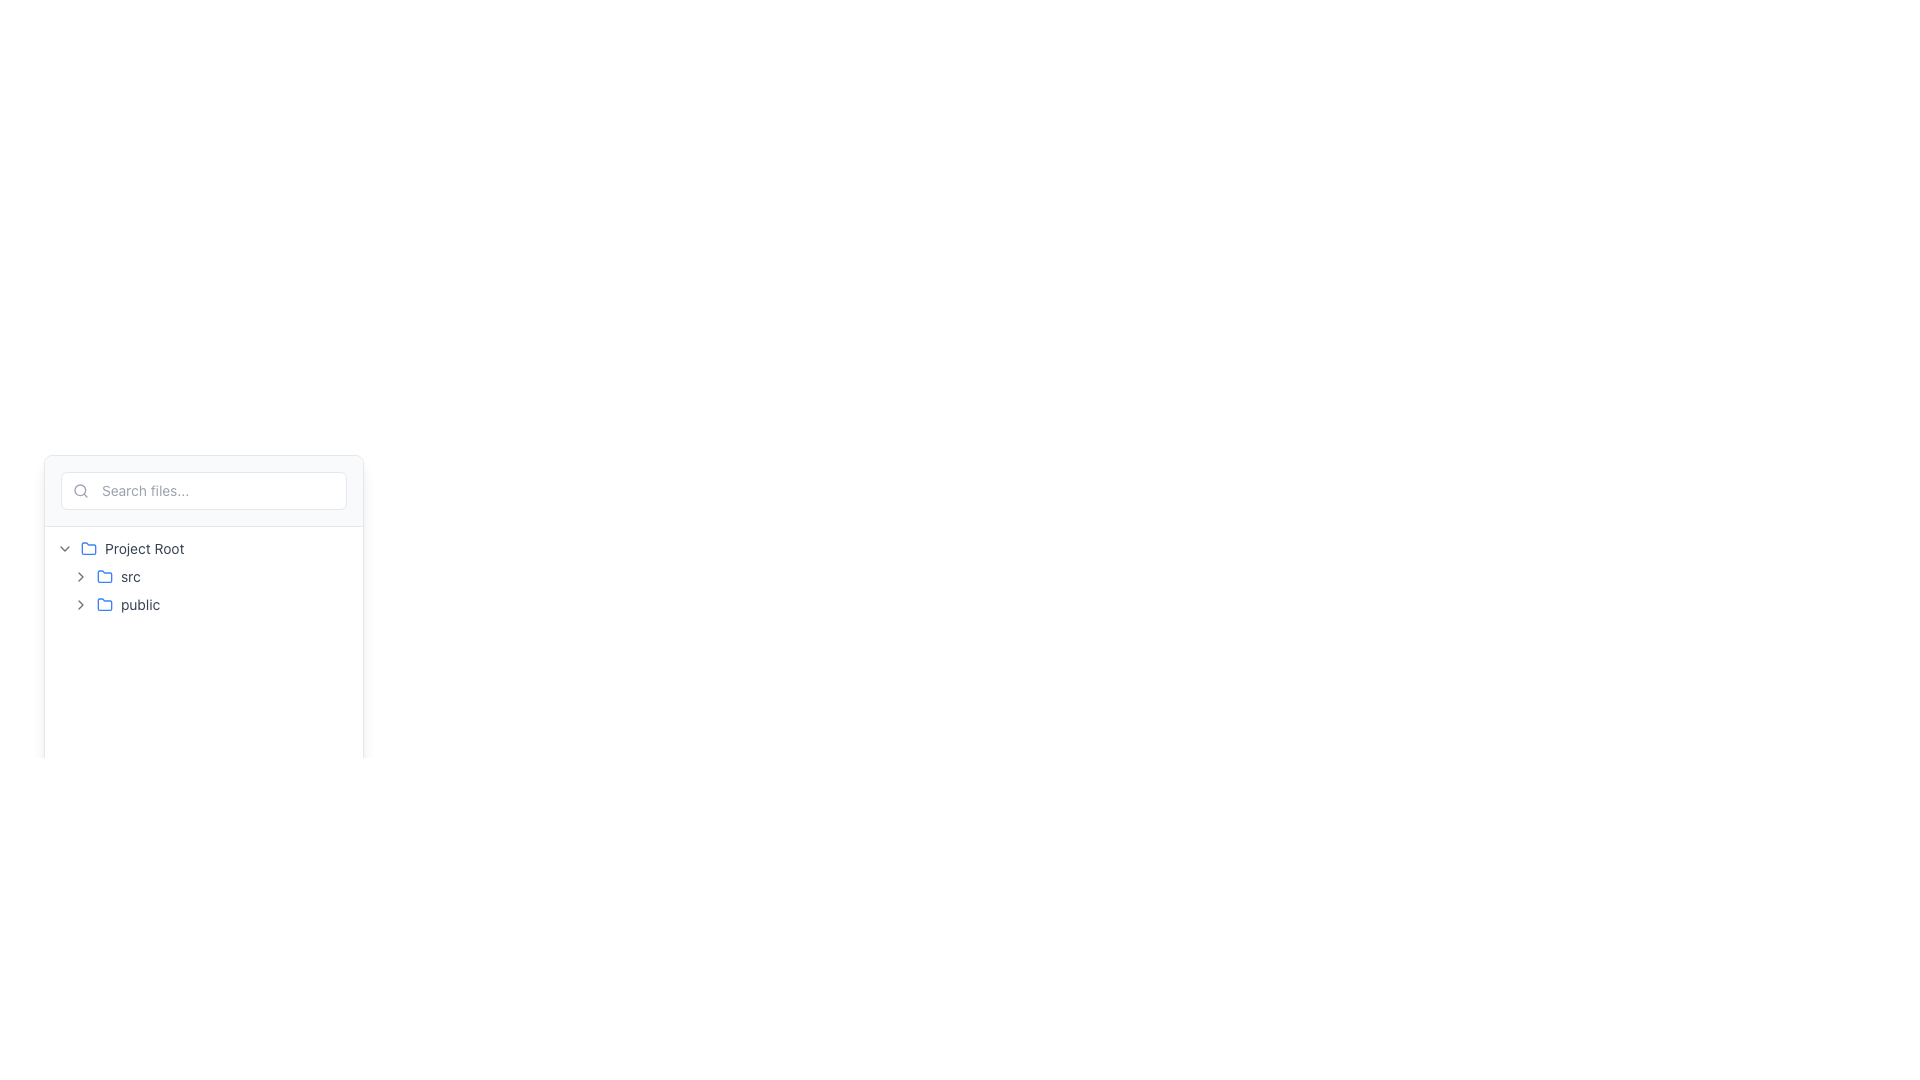  I want to click on the Chevron-right icon located to the left of the text 'public', so click(80, 604).